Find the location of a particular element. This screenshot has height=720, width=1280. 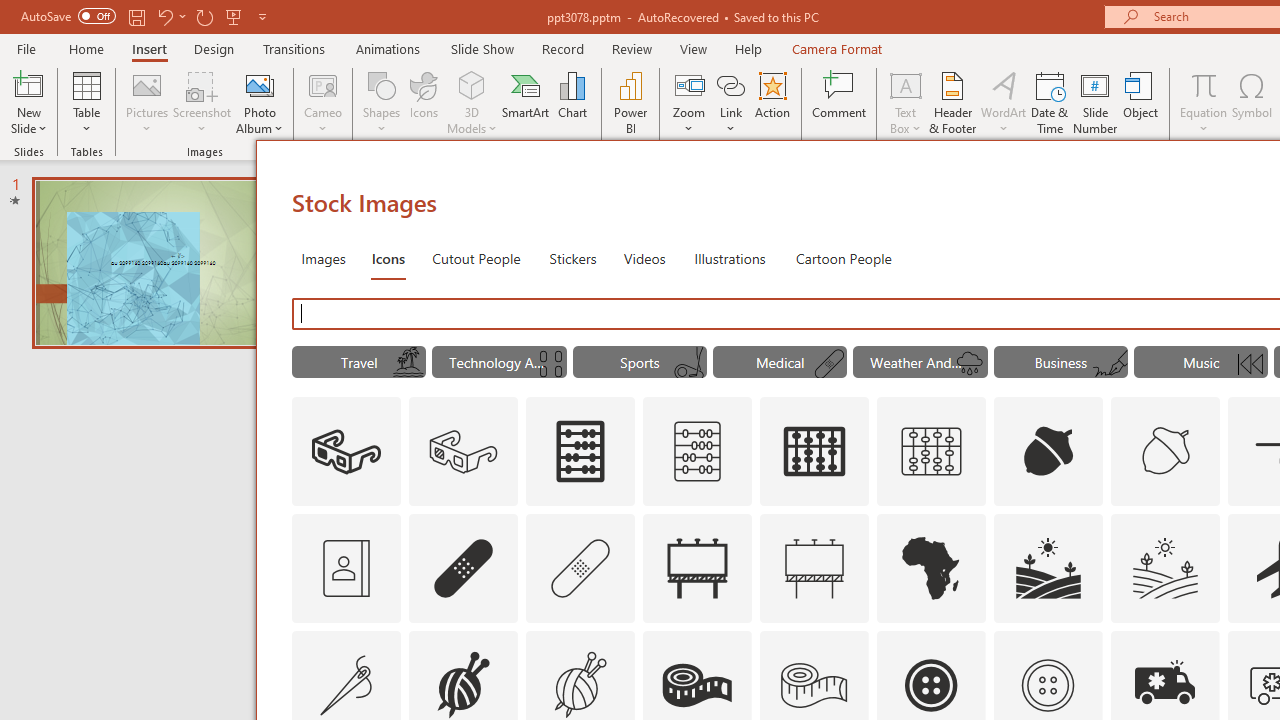

'Comment' is located at coordinates (839, 103).